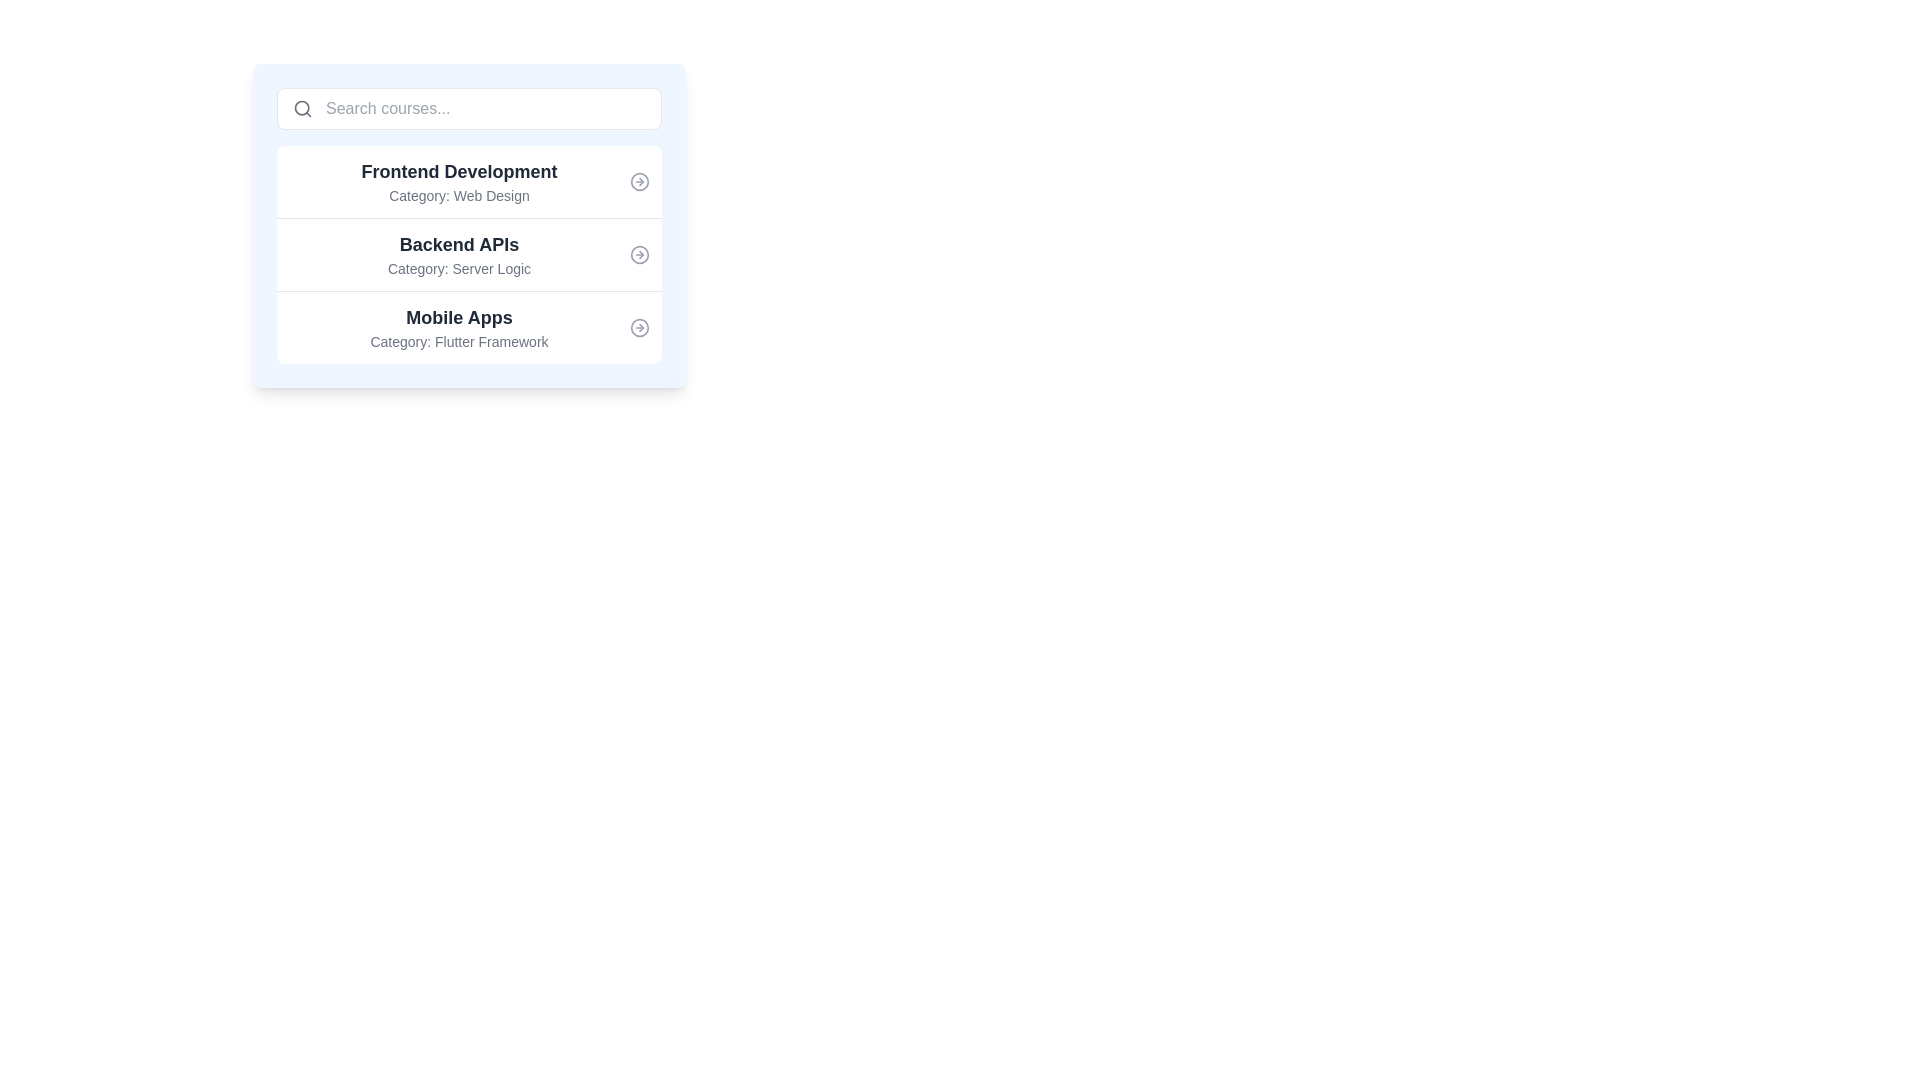 This screenshot has width=1920, height=1080. I want to click on the SVG circle element that is part of the arrow icon located to the right of the 'Backend APIs' row in the list of categories, so click(638, 253).